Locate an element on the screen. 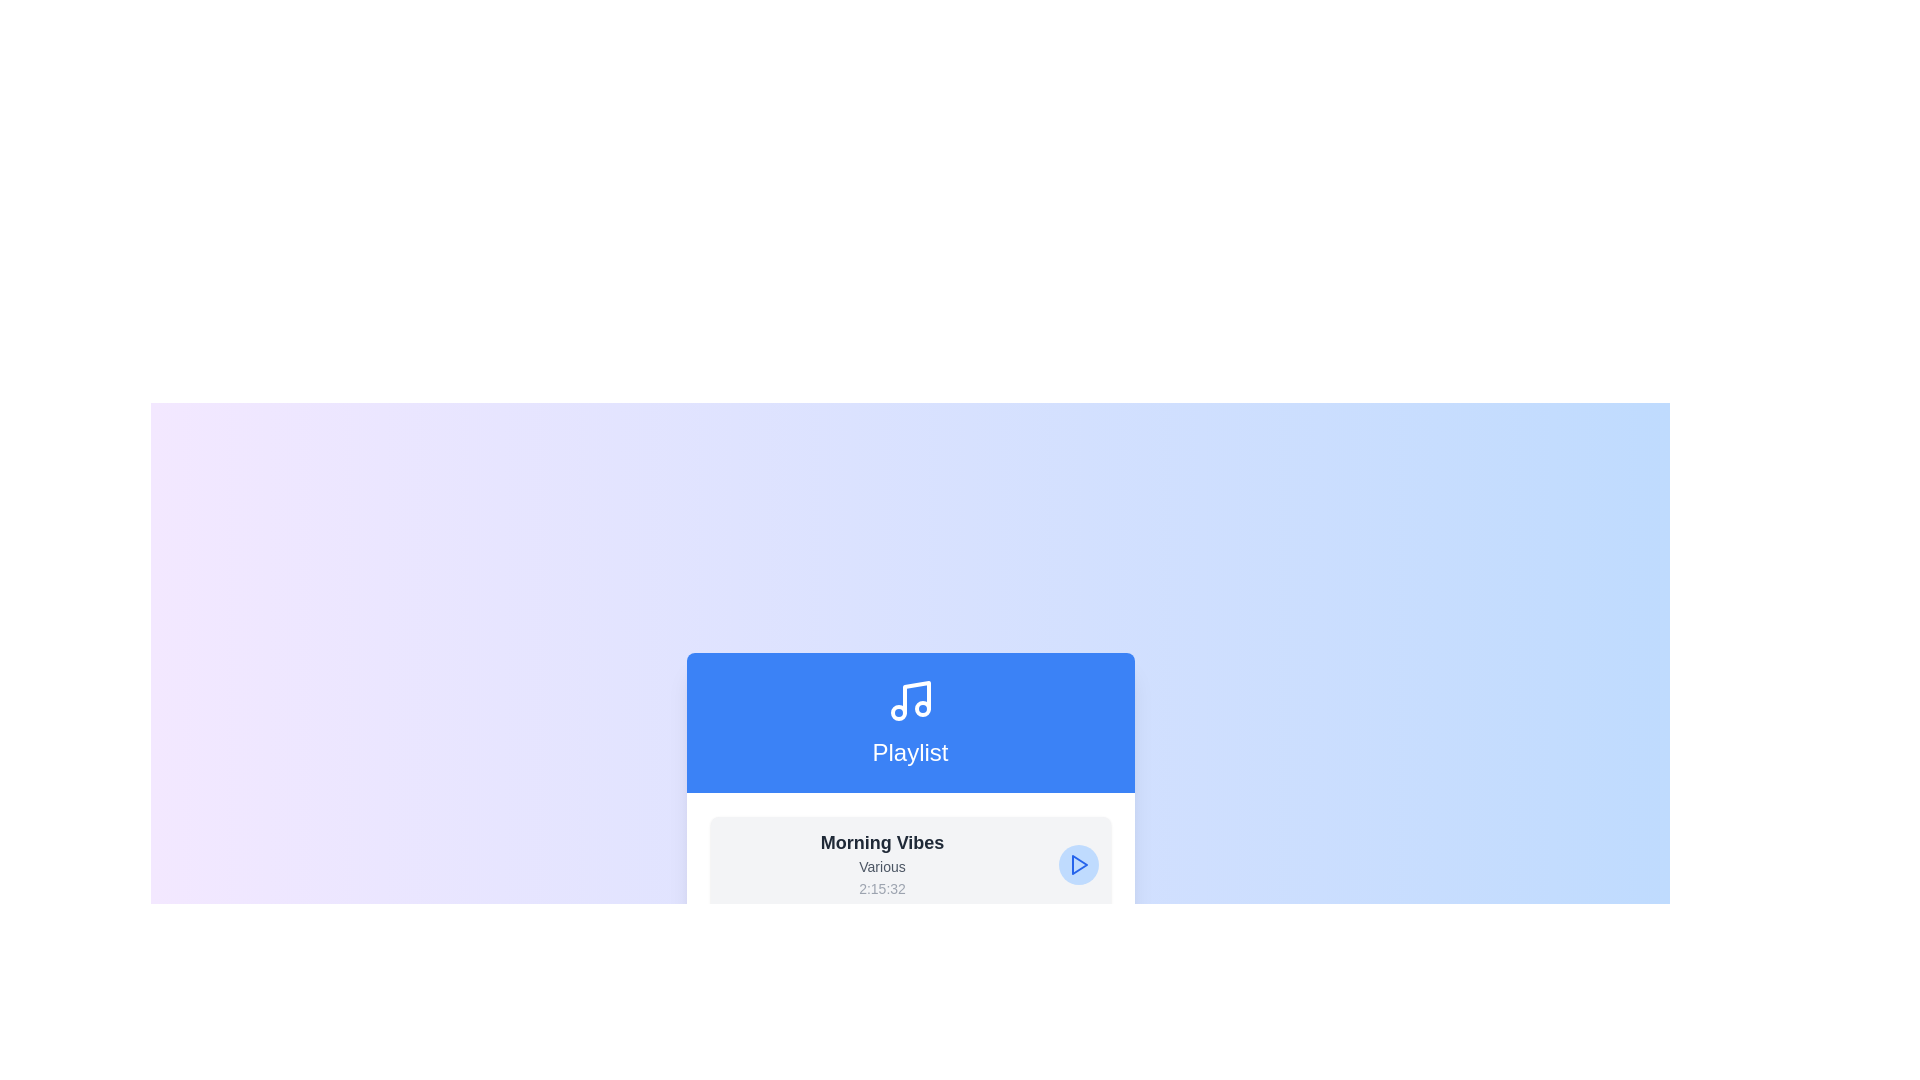 The width and height of the screenshot is (1920, 1080). the leftmost small circle within the SVG graphic of a musical note, which is contained by the blue header background of the 'Playlist' banner is located at coordinates (897, 712).